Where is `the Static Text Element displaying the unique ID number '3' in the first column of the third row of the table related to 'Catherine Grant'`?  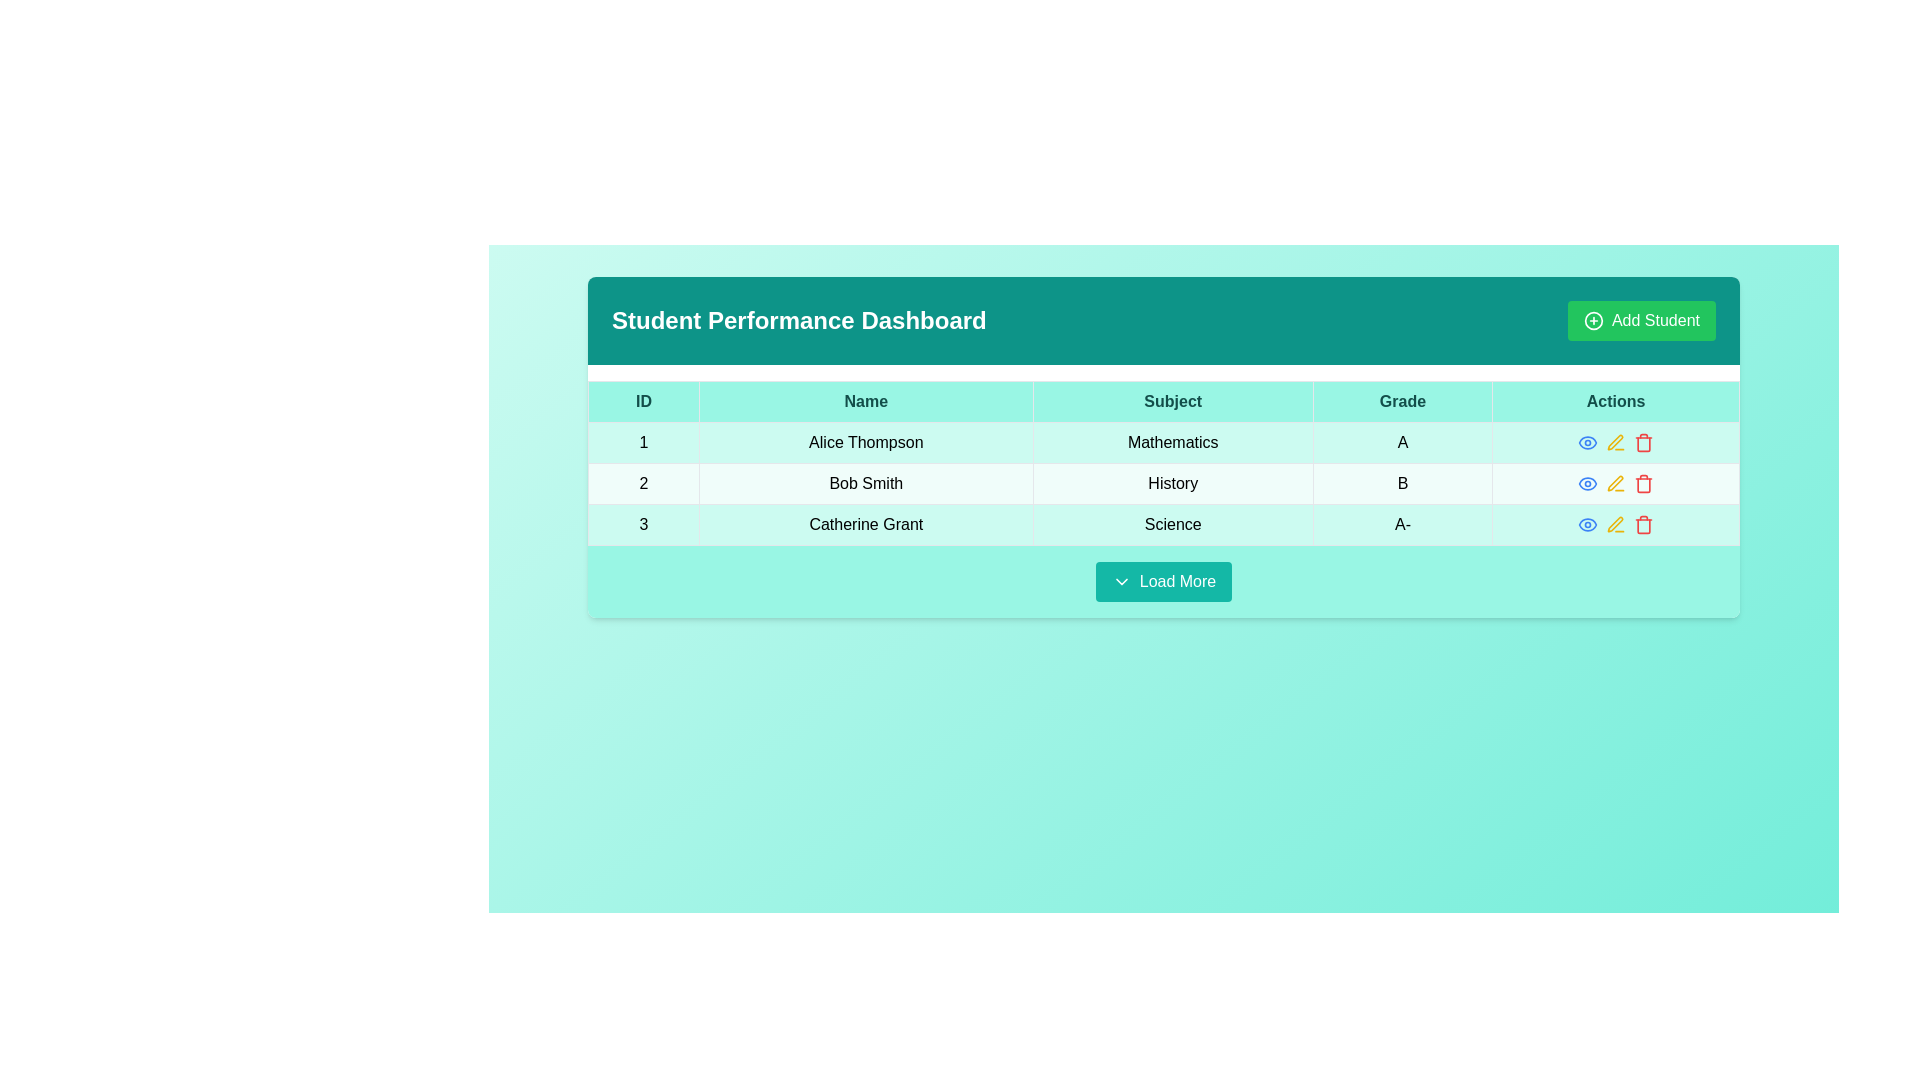 the Static Text Element displaying the unique ID number '3' in the first column of the third row of the table related to 'Catherine Grant' is located at coordinates (643, 523).